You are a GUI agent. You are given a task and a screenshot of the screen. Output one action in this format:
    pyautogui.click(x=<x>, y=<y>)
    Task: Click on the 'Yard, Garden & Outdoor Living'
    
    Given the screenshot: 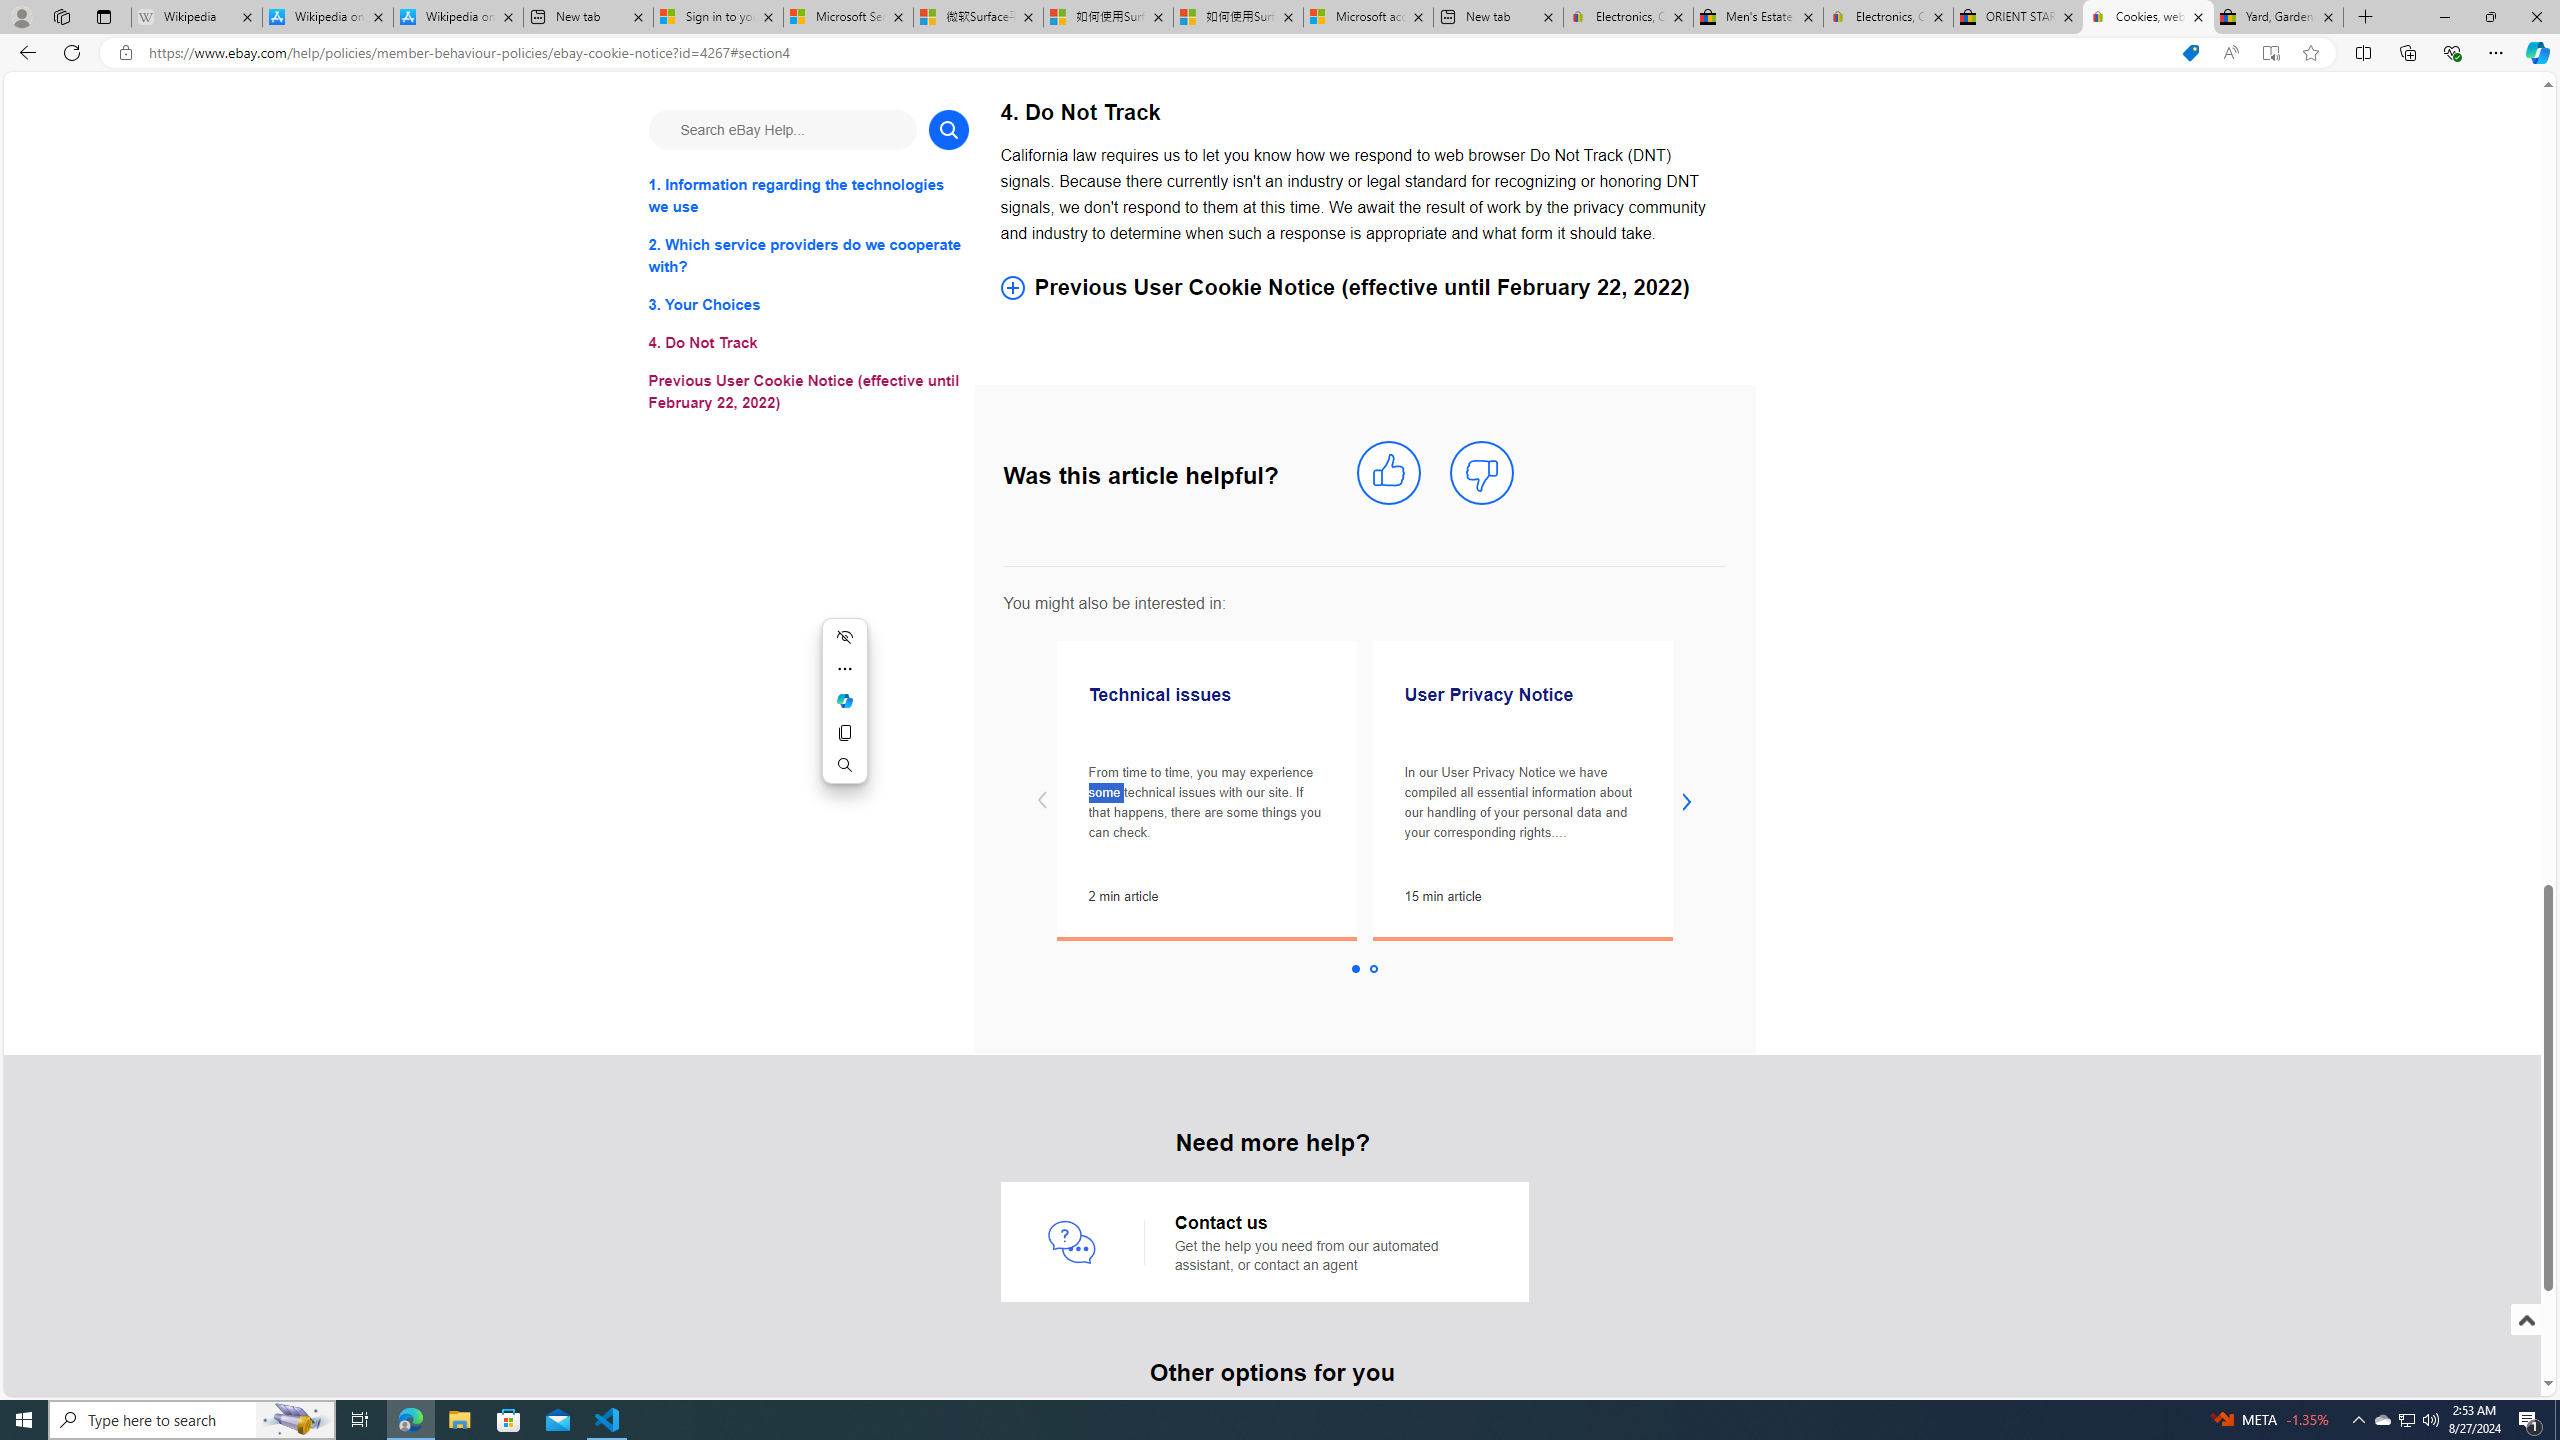 What is the action you would take?
    pyautogui.click(x=2278, y=16)
    